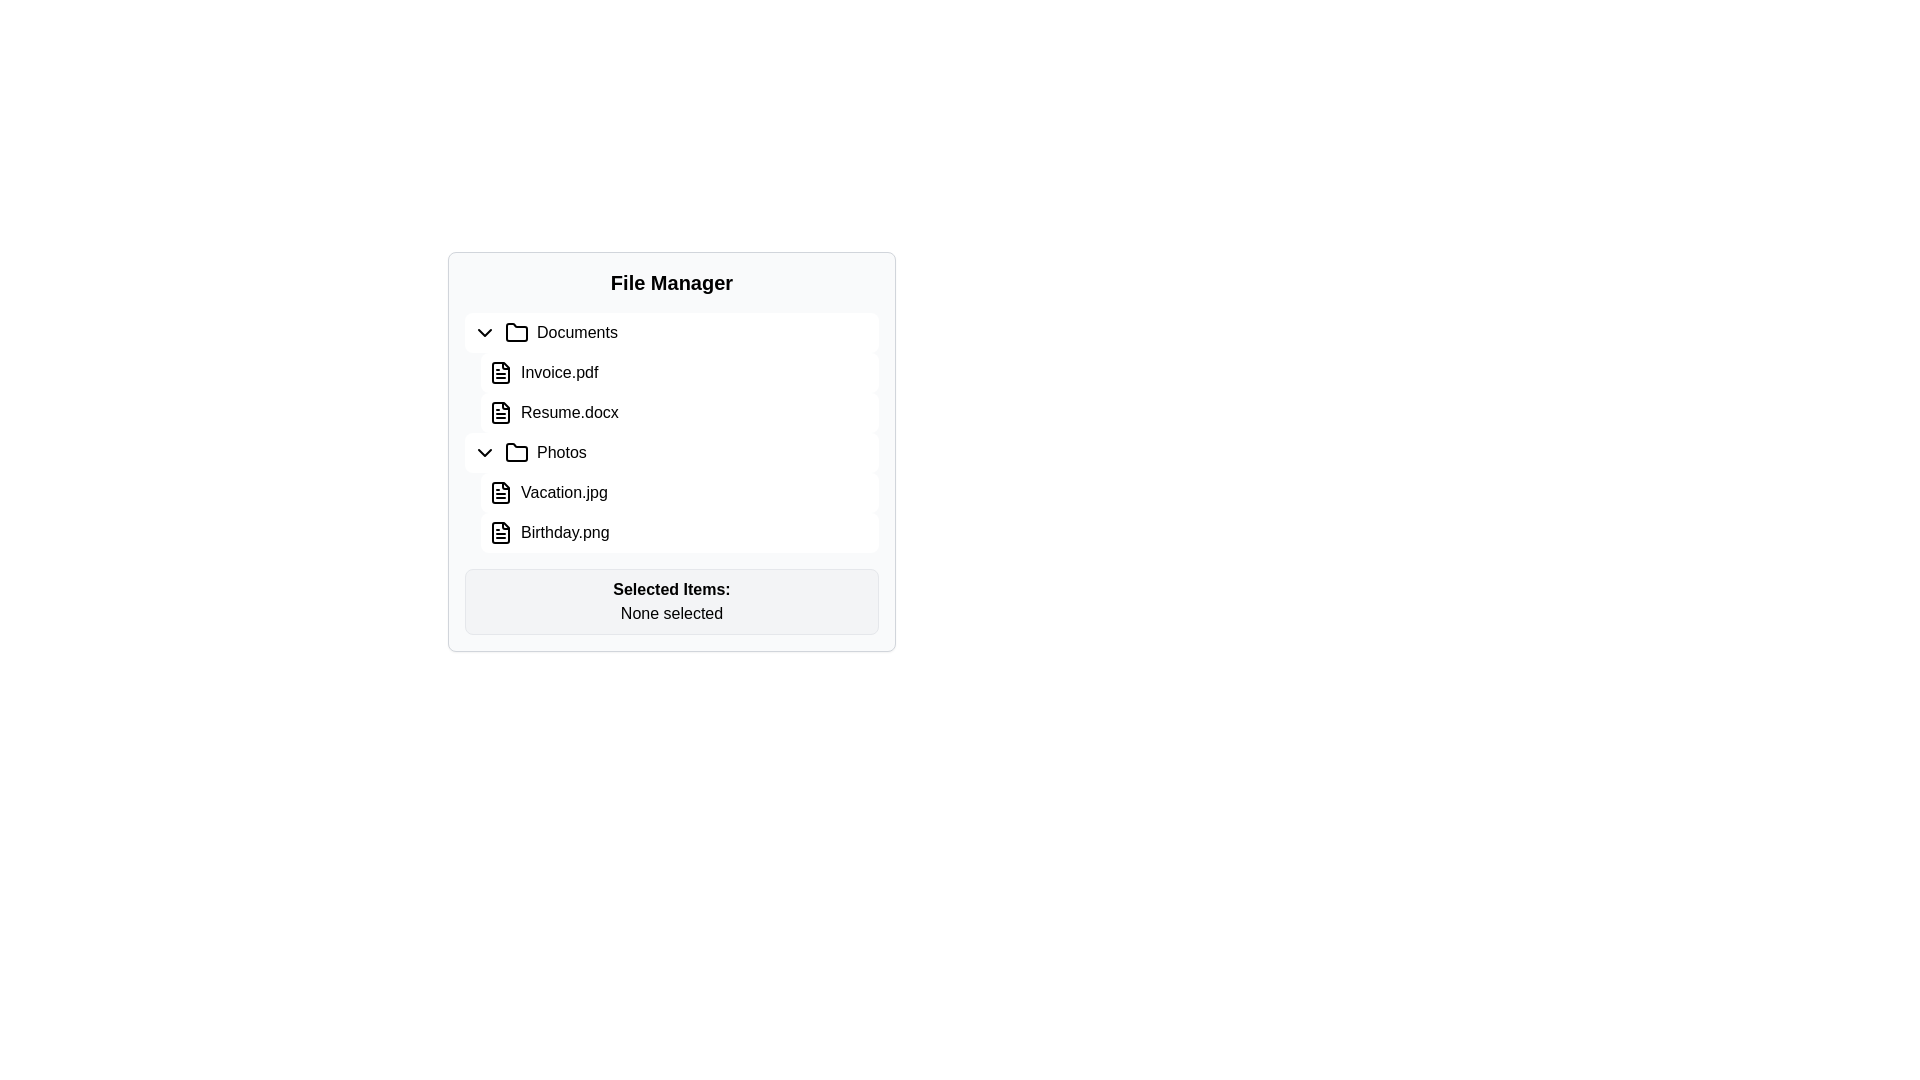  I want to click on the center of the hierarchical file list, so click(672, 431).